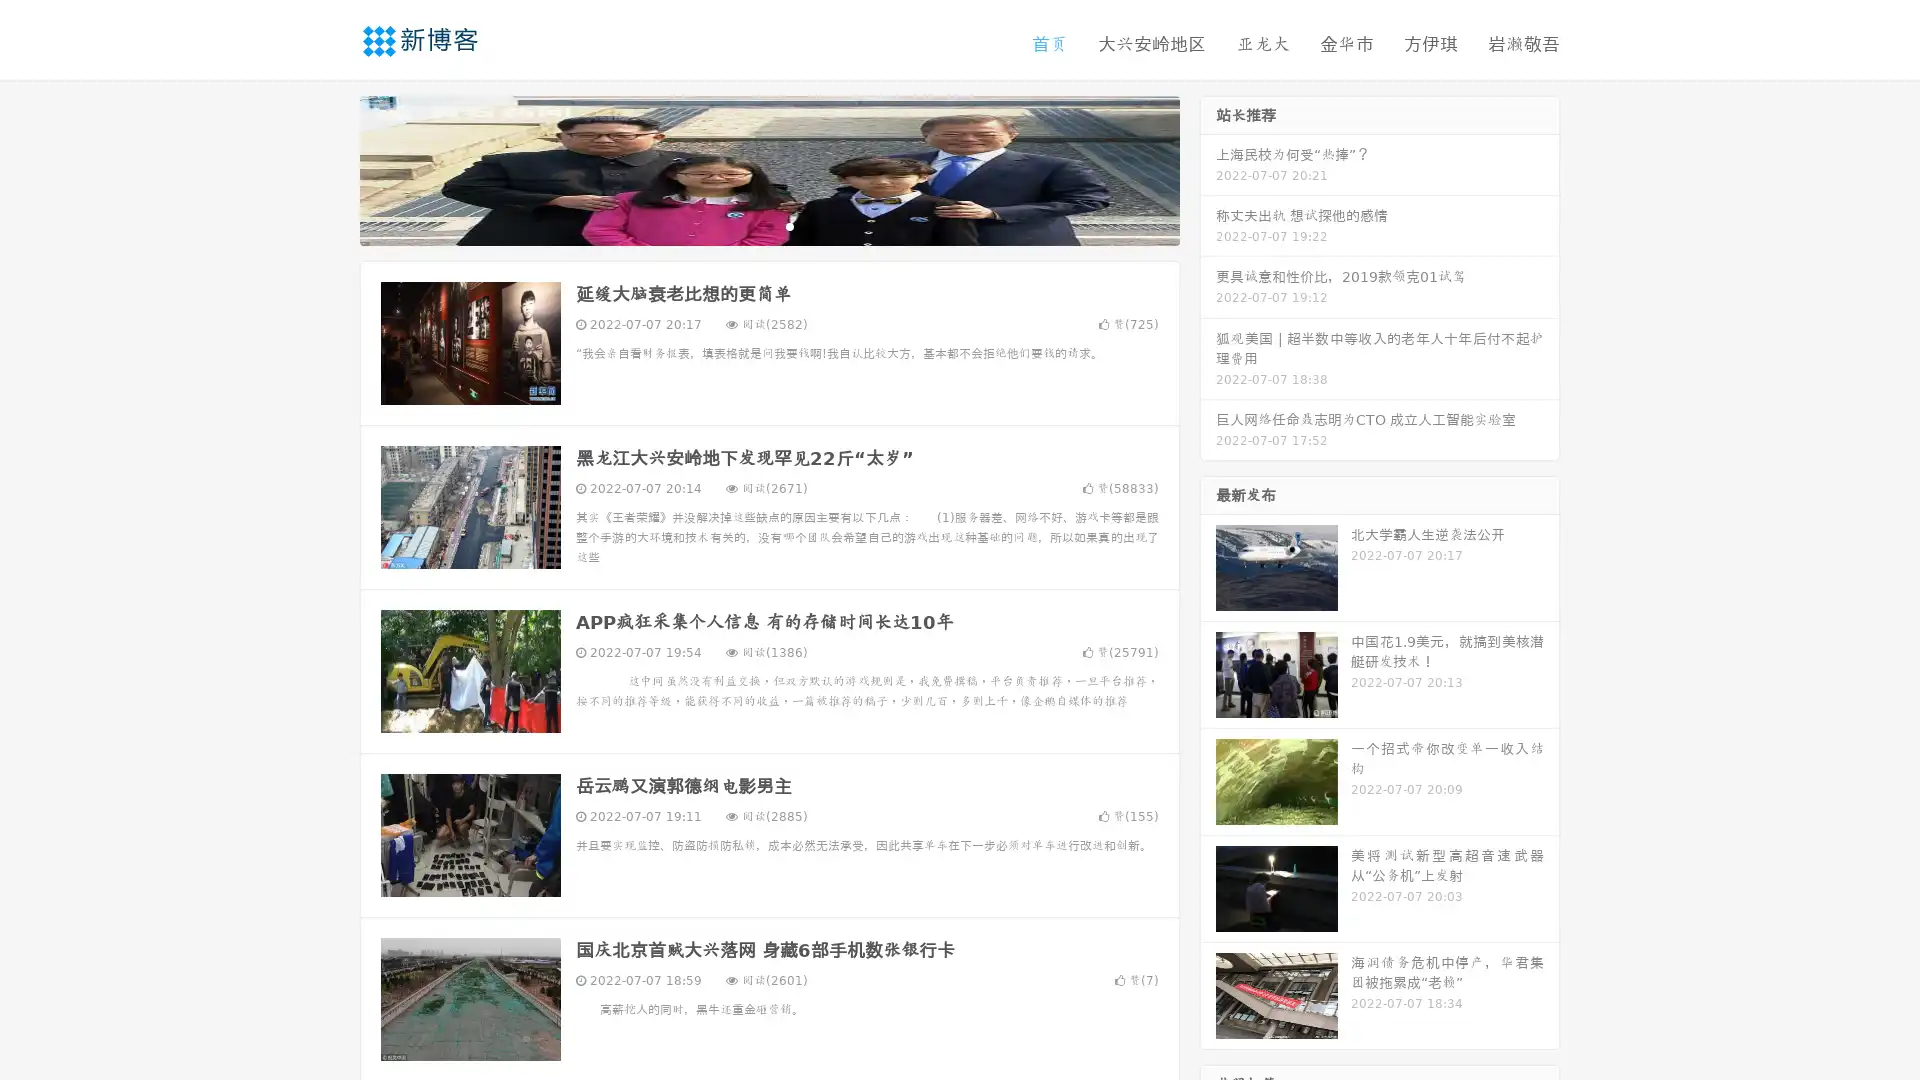 The height and width of the screenshot is (1080, 1920). Describe the element at coordinates (330, 168) in the screenshot. I see `Previous slide` at that location.